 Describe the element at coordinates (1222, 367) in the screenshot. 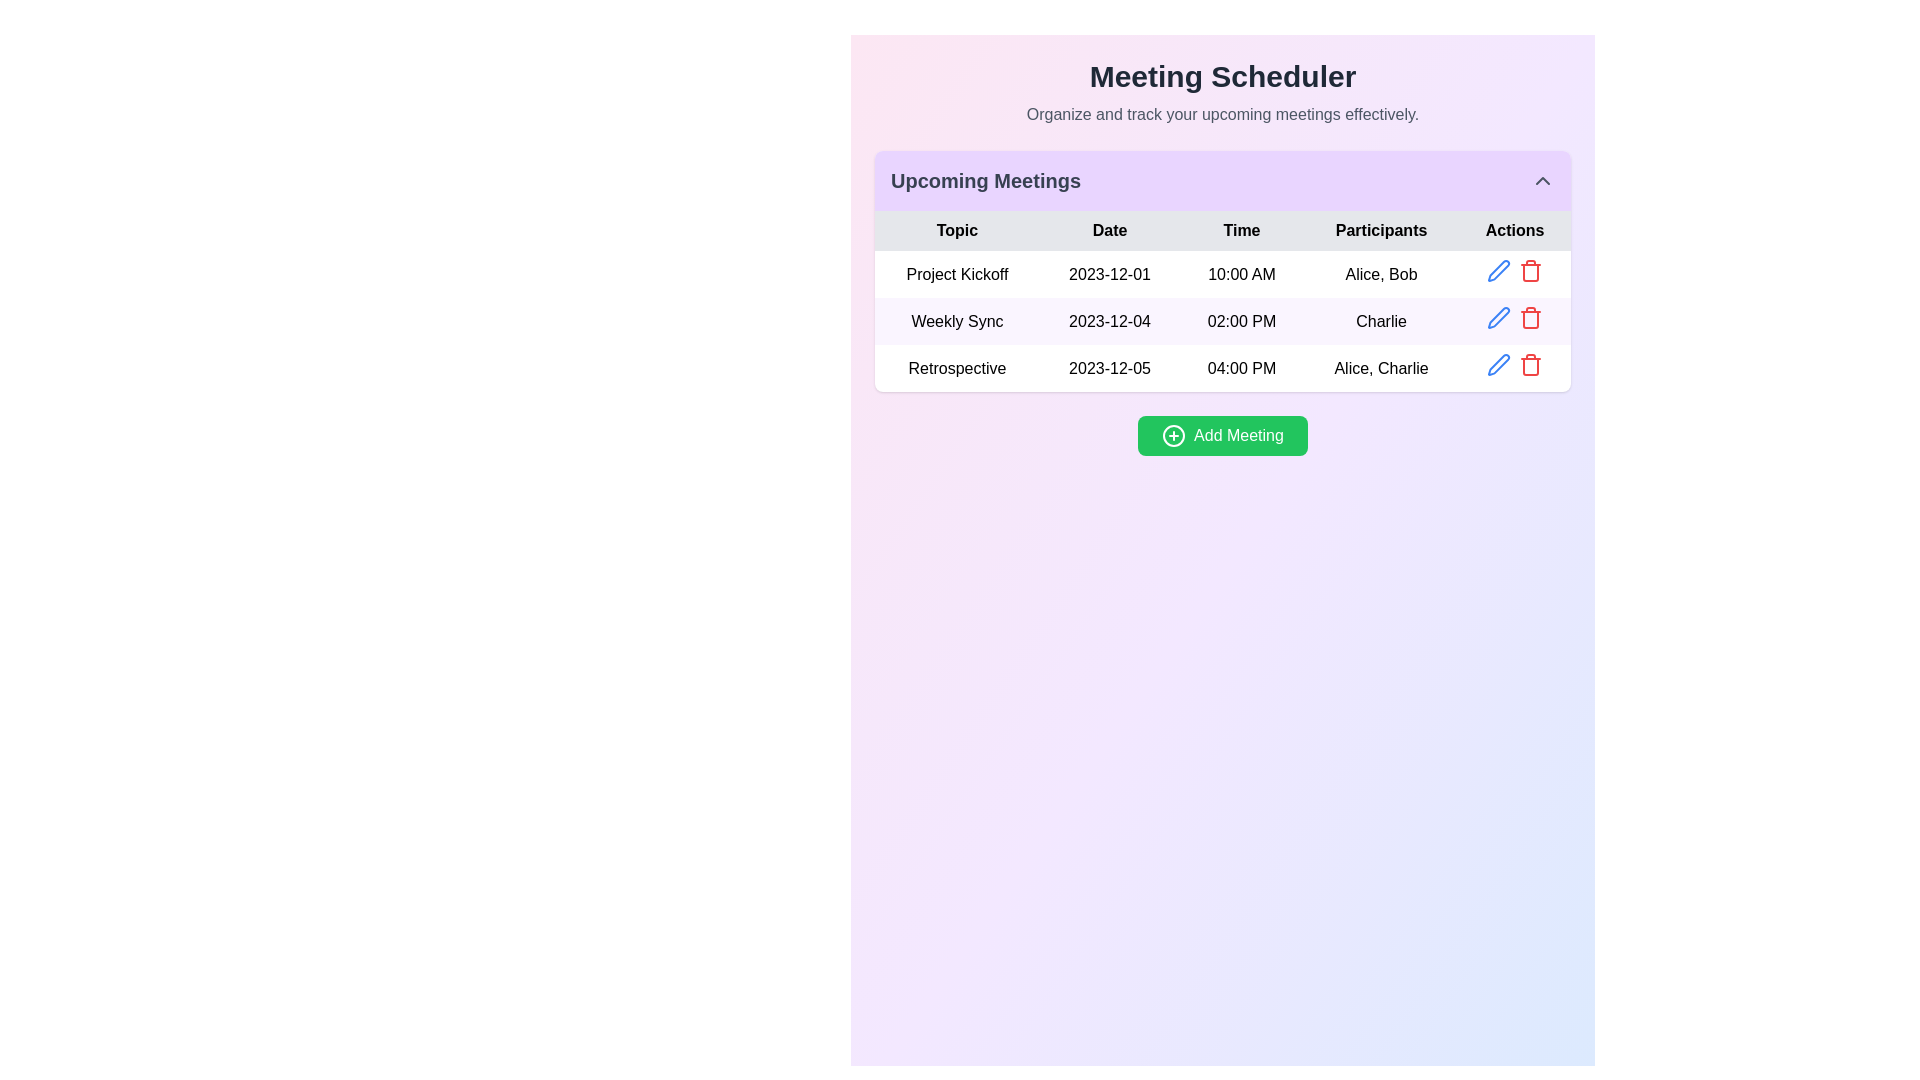

I see `to select the third row of the 'Upcoming Meetings' table, which contains the columns 'Retrospective', '2023-12-05', '04:00 PM', and 'Alice, Charlie', along with interactive icons for editing and deleting` at that location.